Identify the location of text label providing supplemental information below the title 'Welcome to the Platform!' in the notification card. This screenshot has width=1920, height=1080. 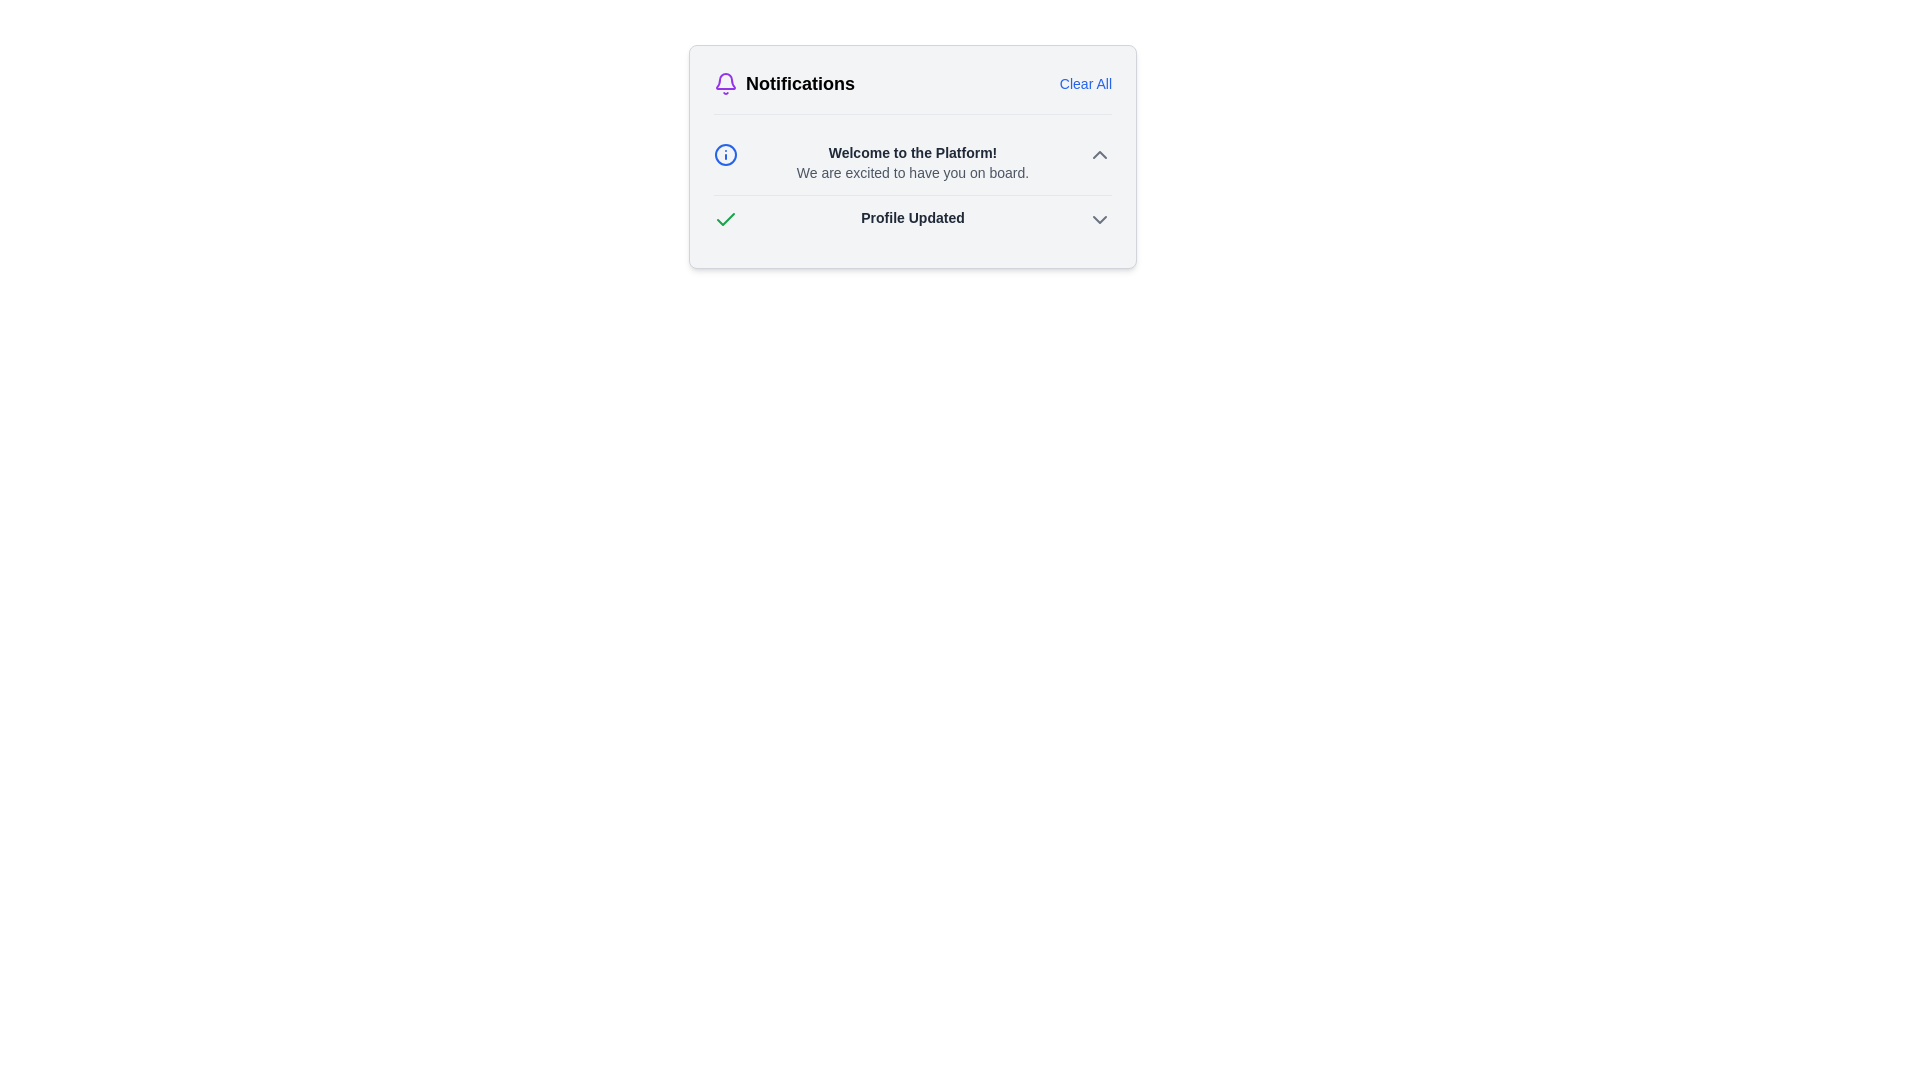
(911, 172).